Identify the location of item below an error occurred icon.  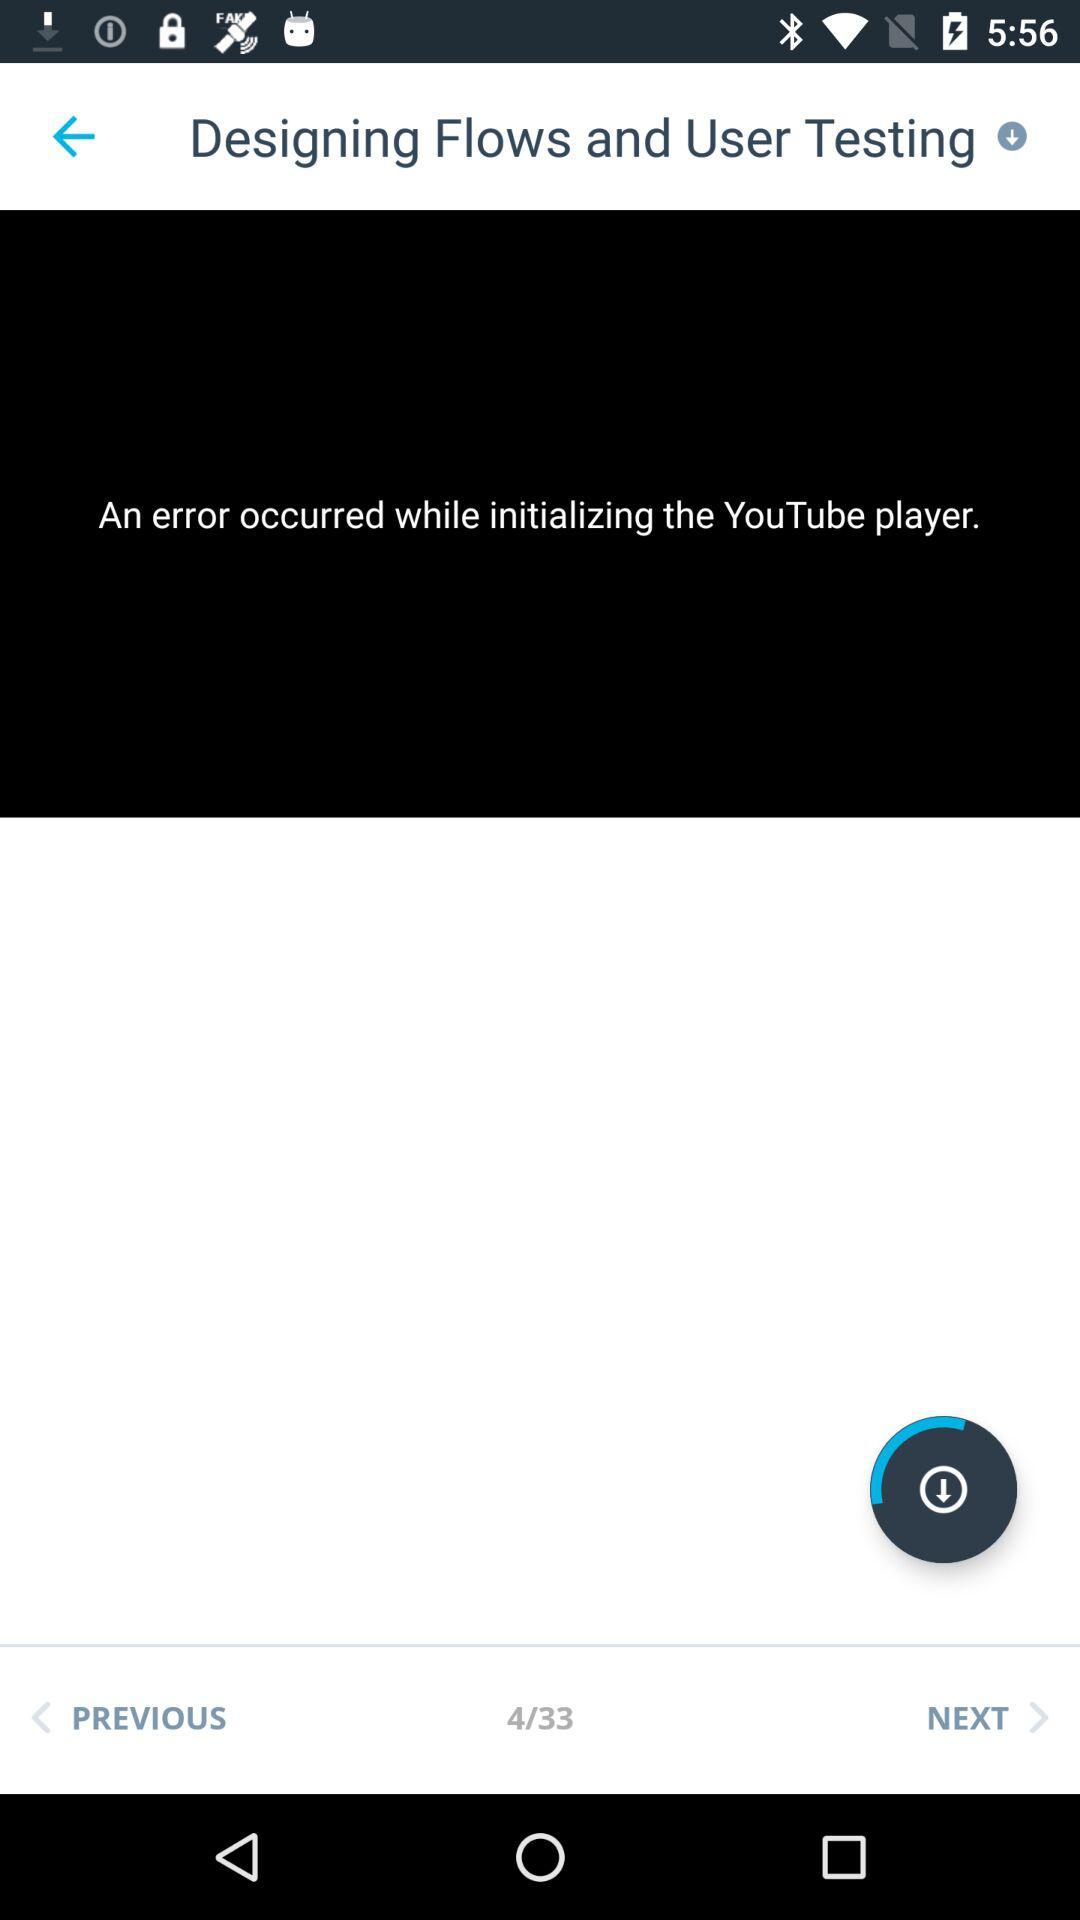
(943, 1489).